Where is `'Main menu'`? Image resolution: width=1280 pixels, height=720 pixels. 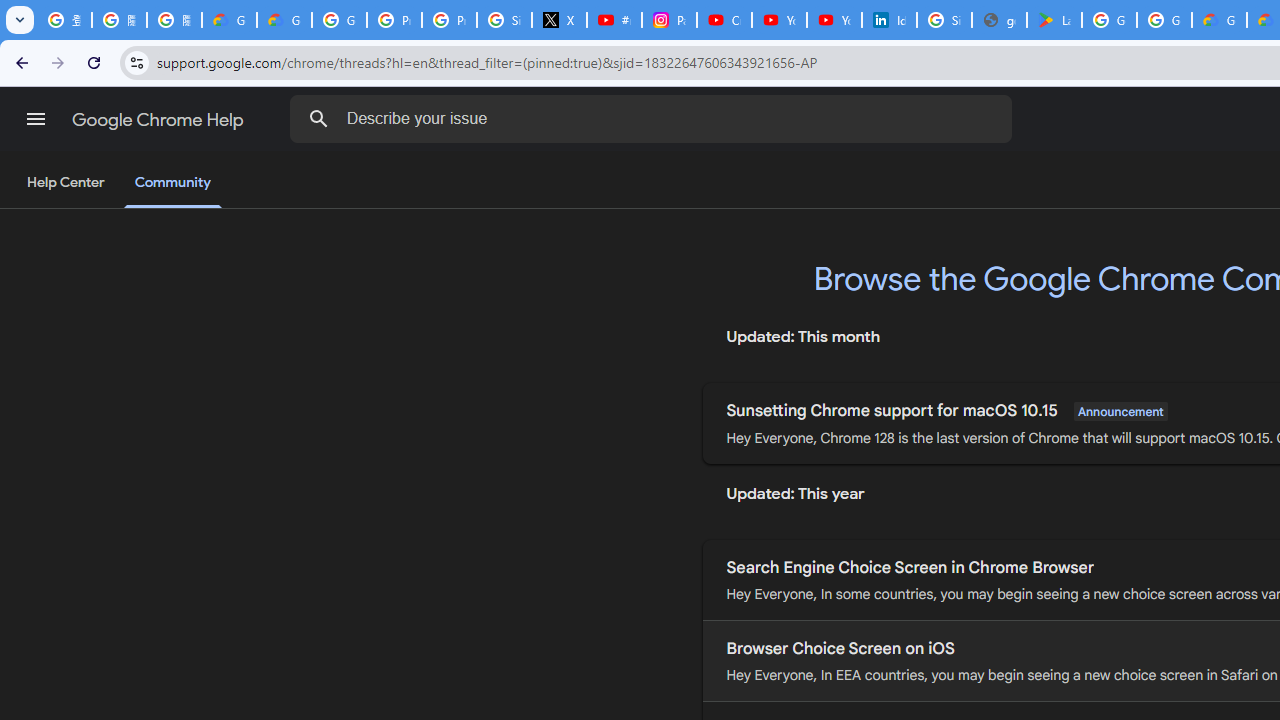 'Main menu' is located at coordinates (35, 119).